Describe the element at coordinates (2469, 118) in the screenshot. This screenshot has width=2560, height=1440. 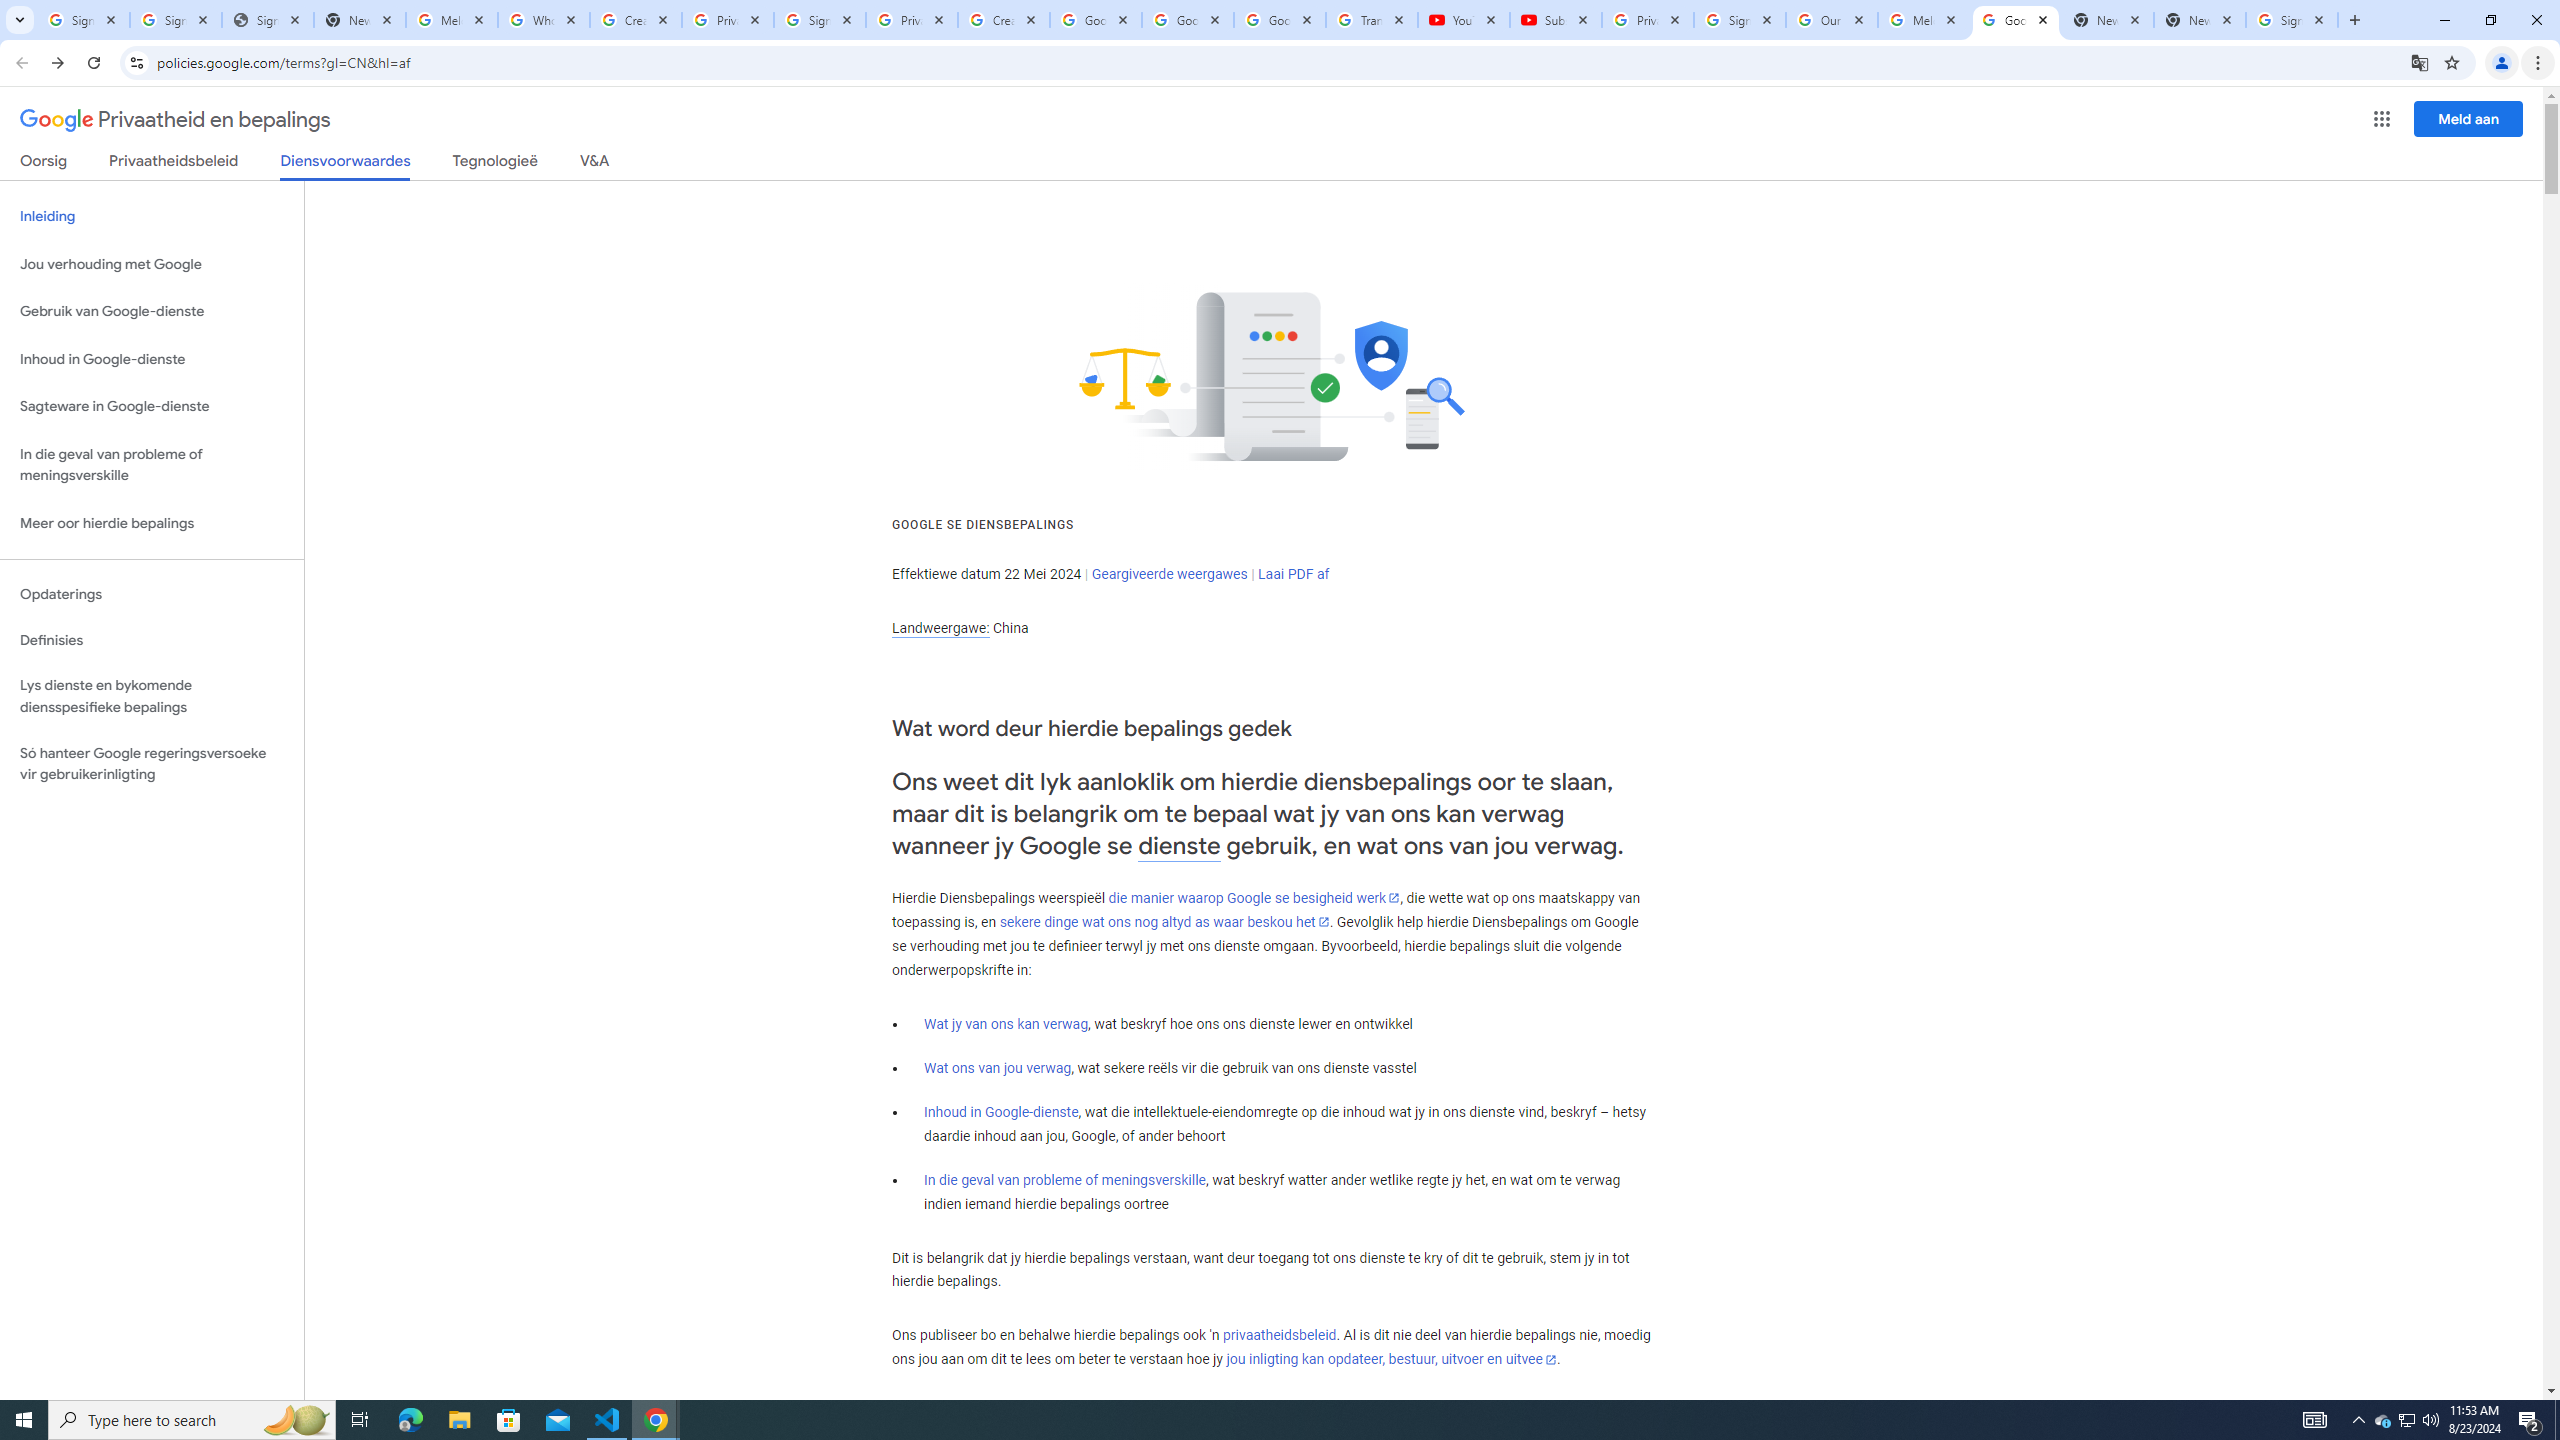
I see `'Meld aan'` at that location.